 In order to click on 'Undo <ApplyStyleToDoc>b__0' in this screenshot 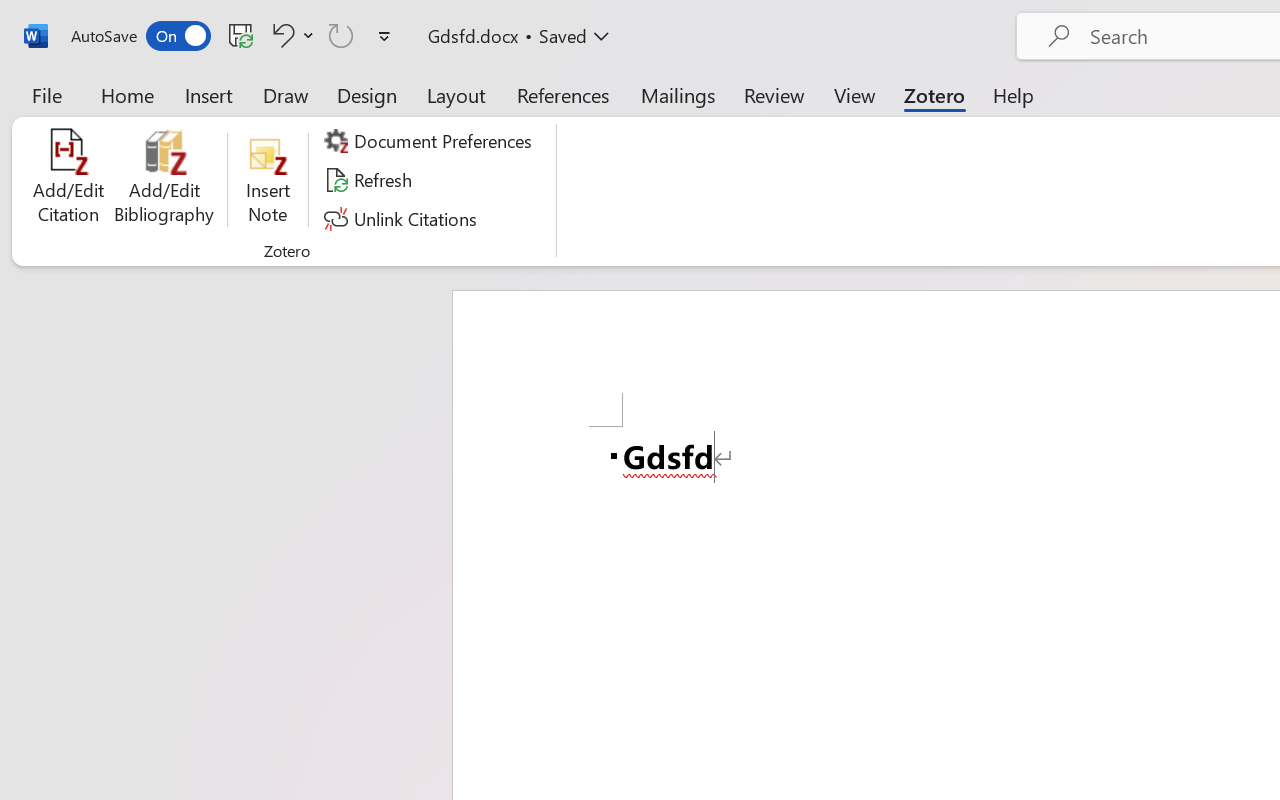, I will do `click(289, 34)`.